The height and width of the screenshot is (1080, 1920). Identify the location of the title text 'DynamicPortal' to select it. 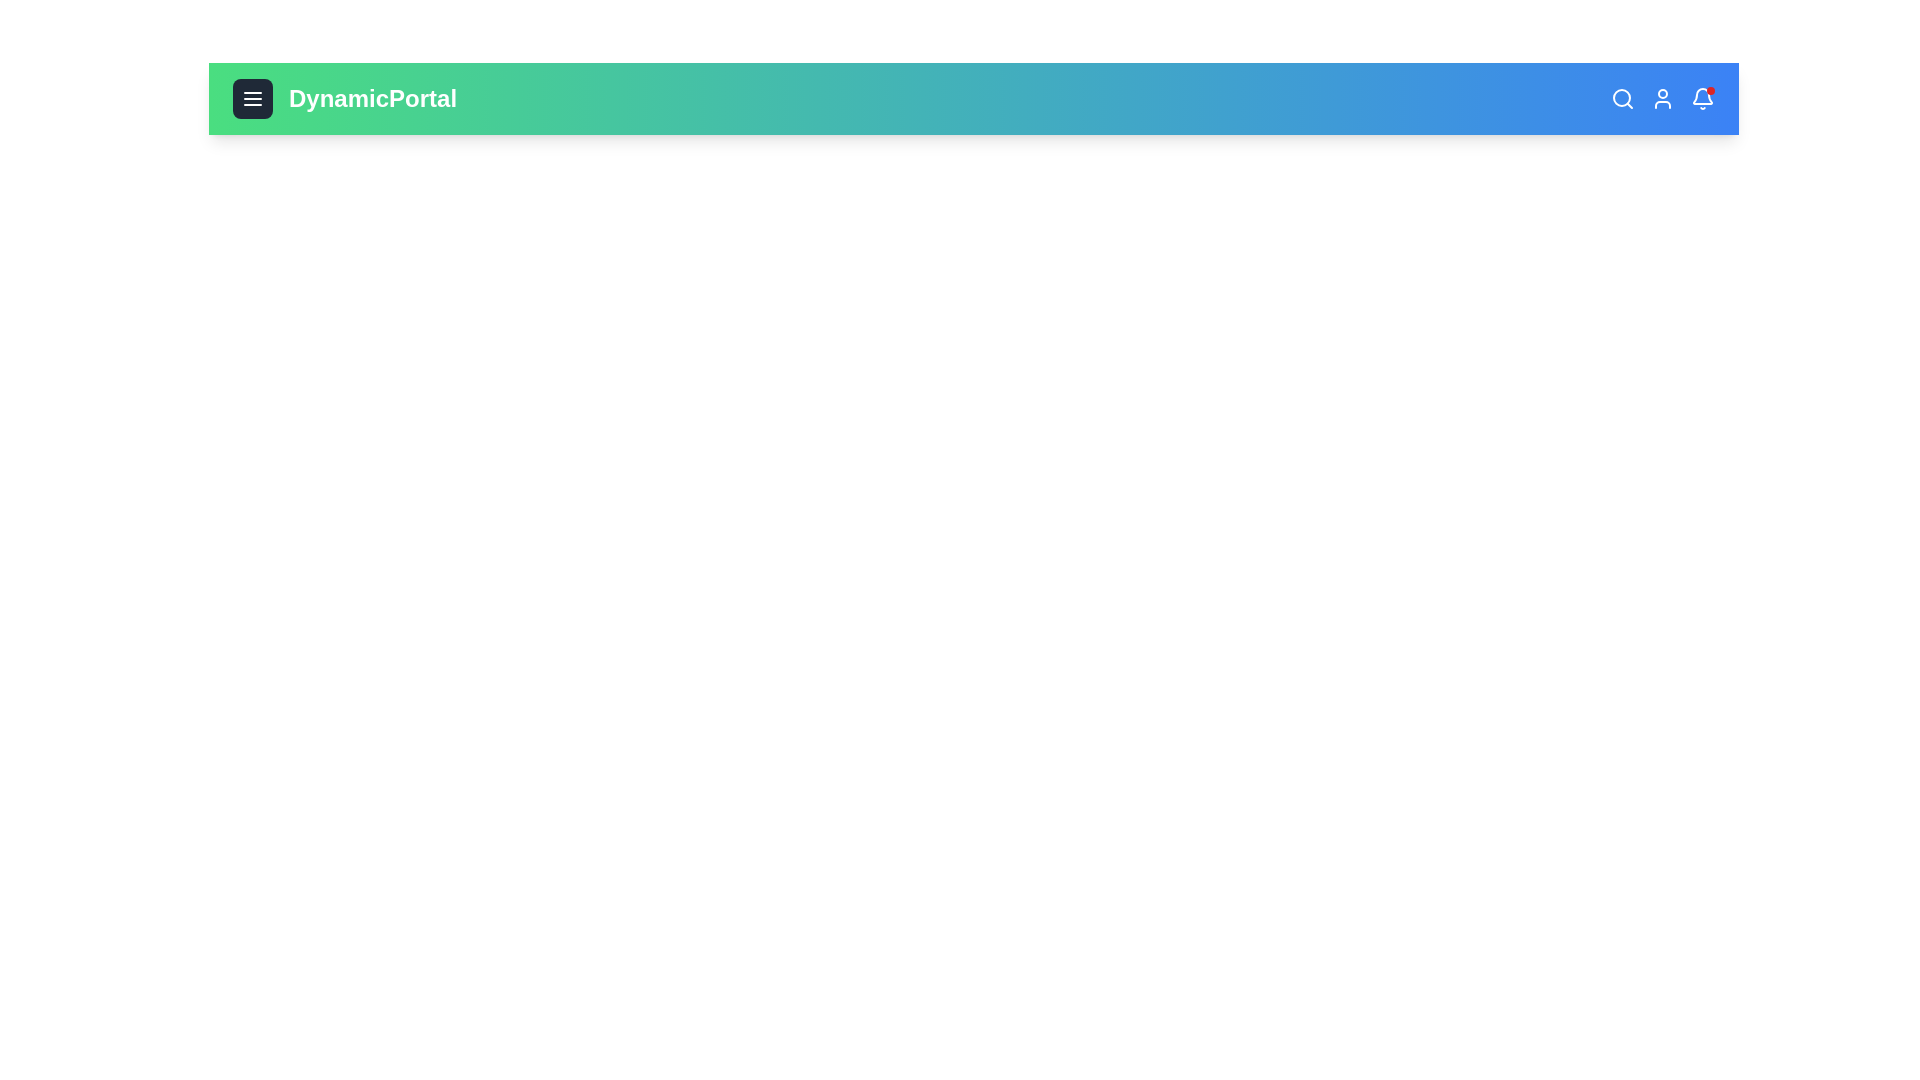
(373, 99).